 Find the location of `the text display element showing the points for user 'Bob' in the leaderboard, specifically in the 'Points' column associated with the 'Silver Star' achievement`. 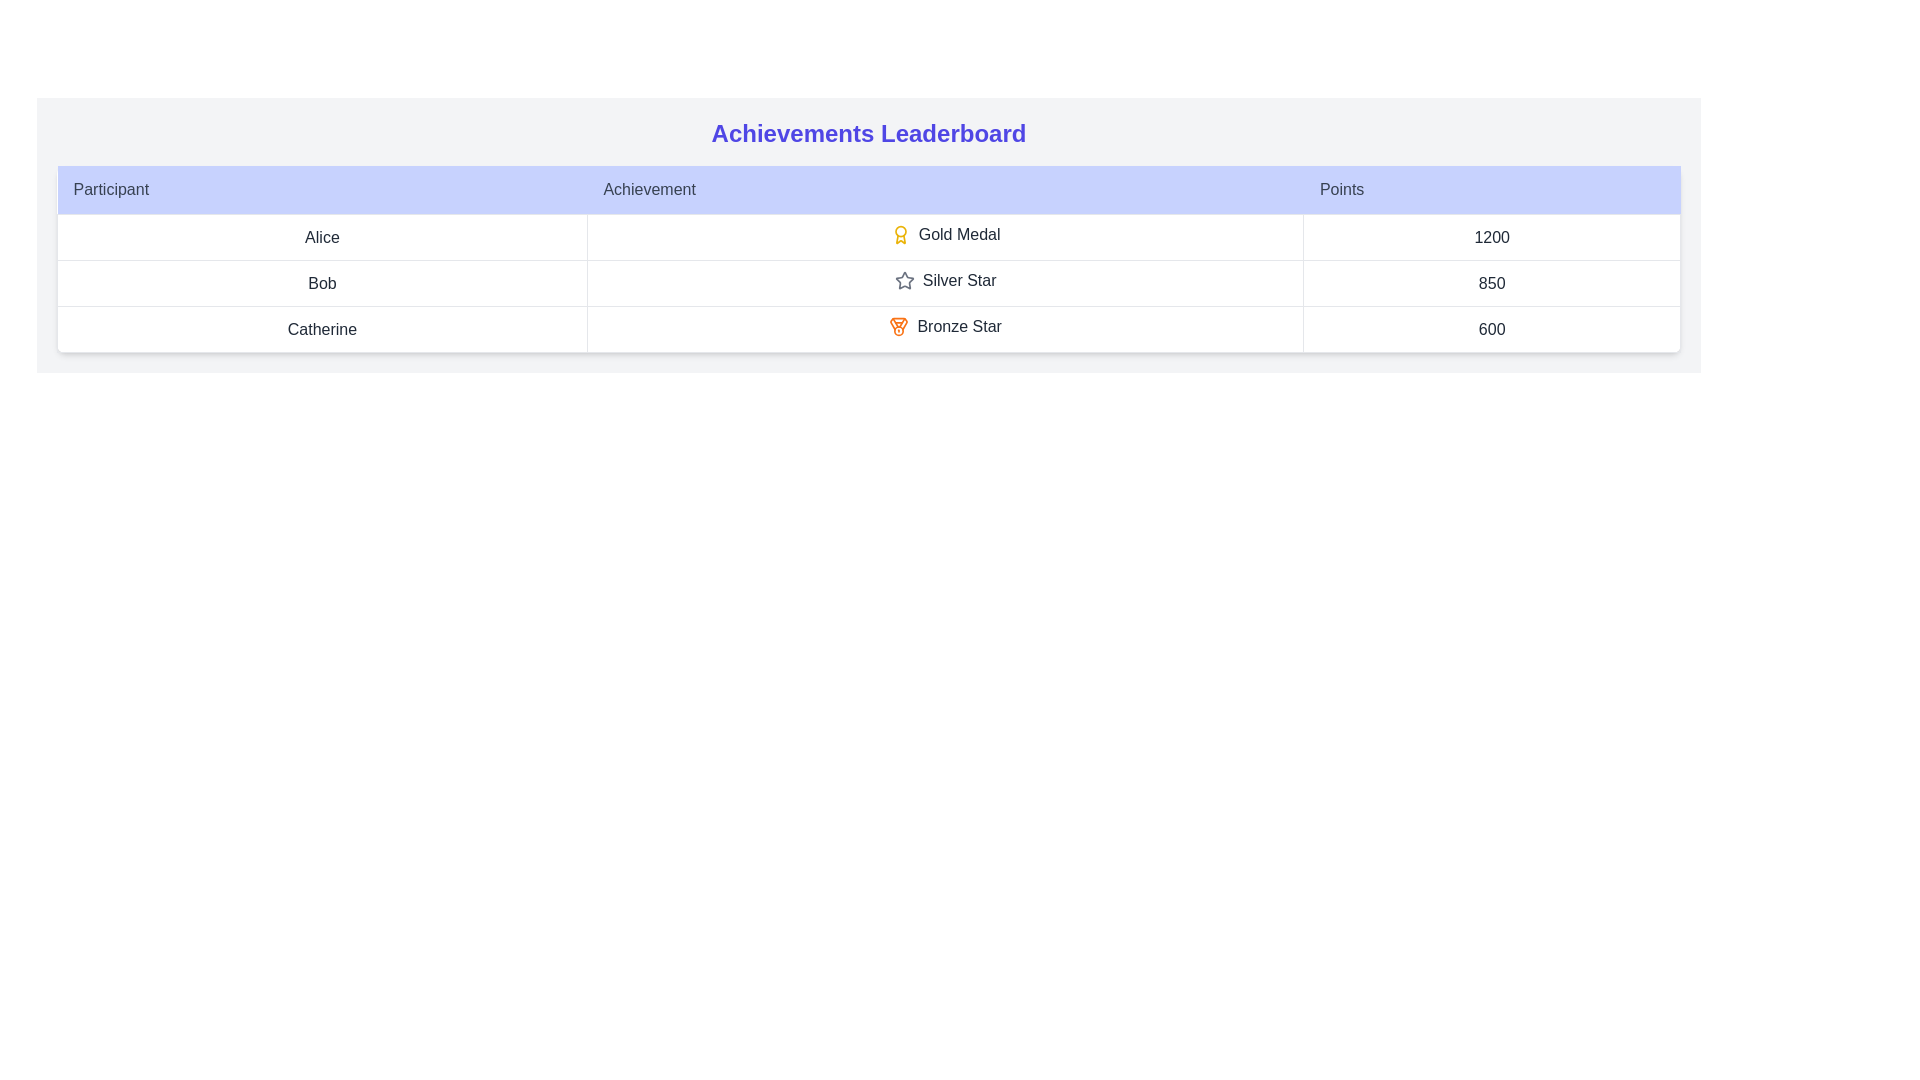

the text display element showing the points for user 'Bob' in the leaderboard, specifically in the 'Points' column associated with the 'Silver Star' achievement is located at coordinates (1492, 283).